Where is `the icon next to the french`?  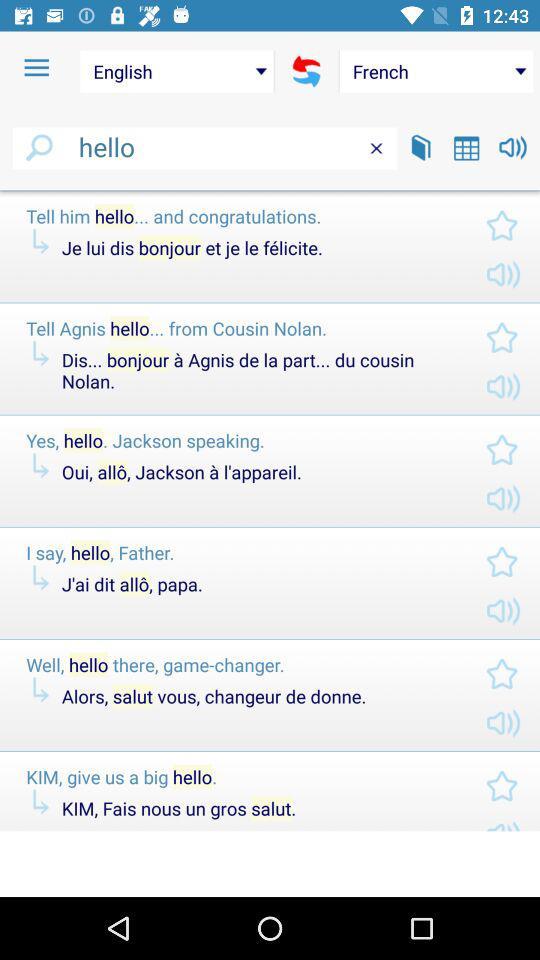
the icon next to the french is located at coordinates (306, 71).